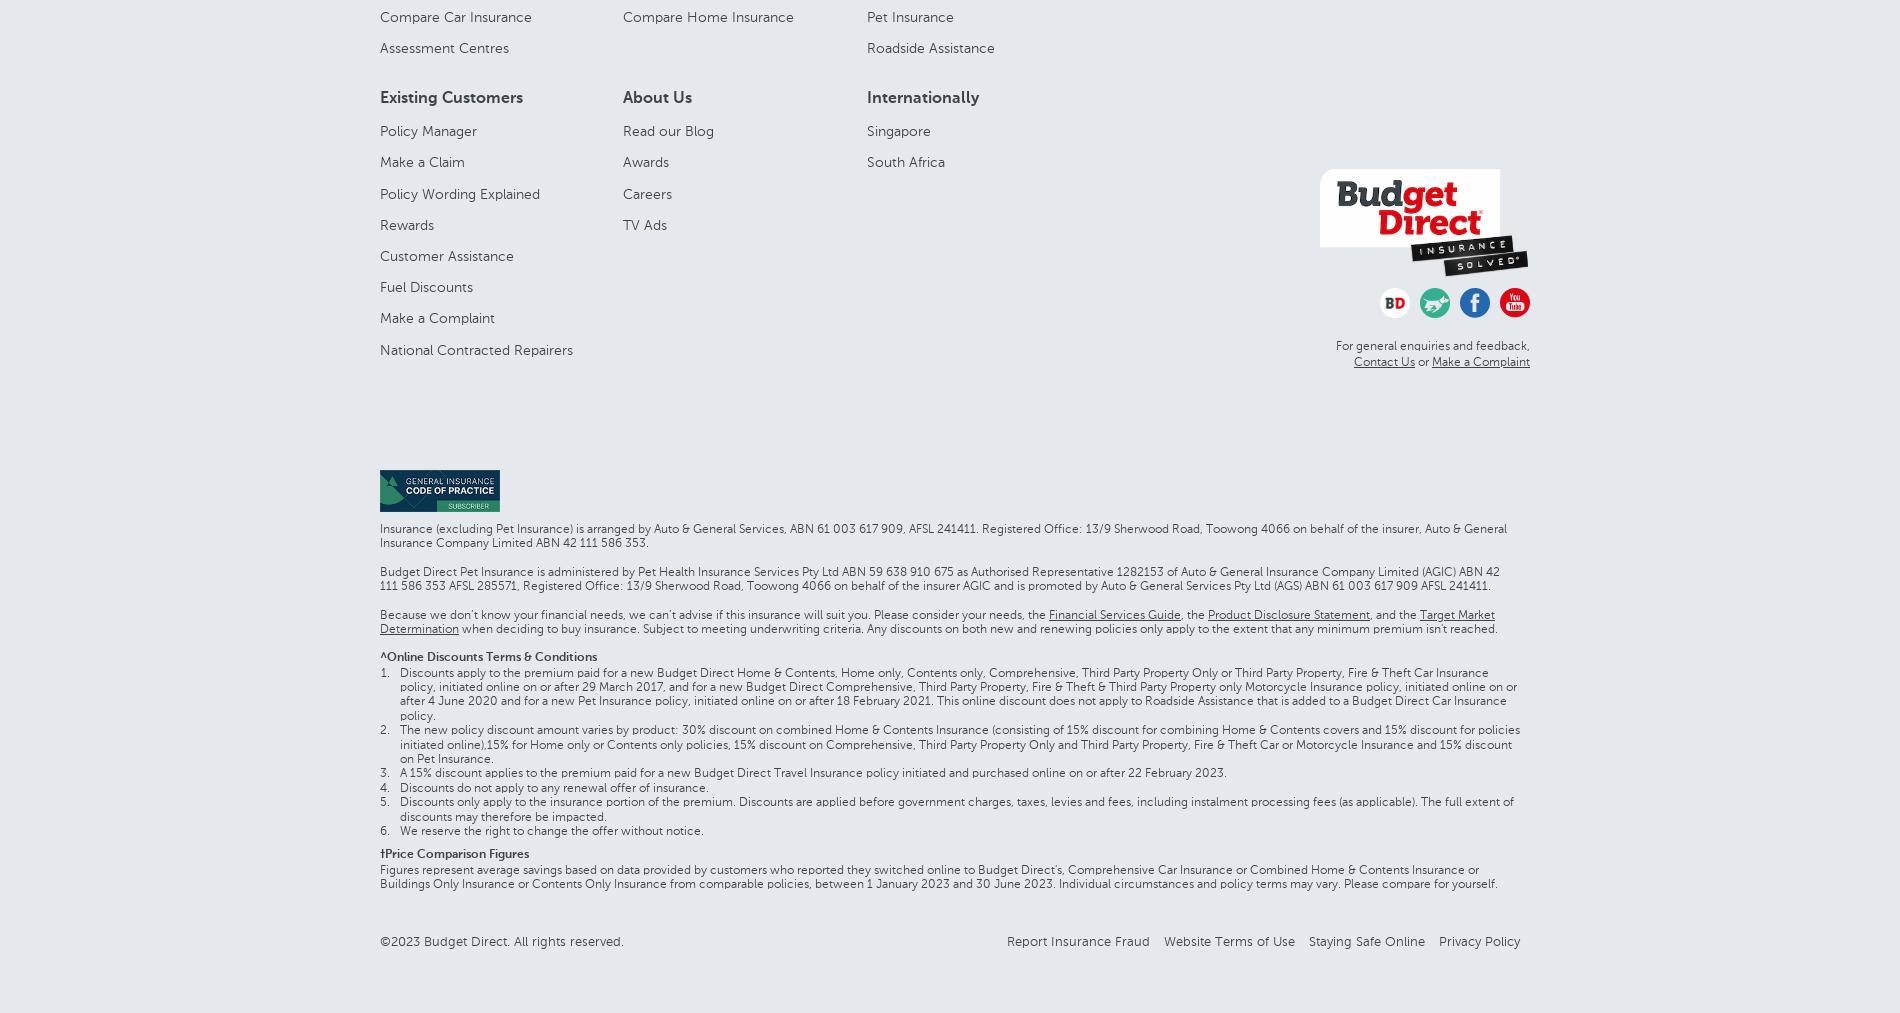  I want to click on 'A 15% discount applies to the premium paid for a new Budget Direct Travel Insurance policy initiated and purchased online on or after 22 February 2023.', so click(398, 773).